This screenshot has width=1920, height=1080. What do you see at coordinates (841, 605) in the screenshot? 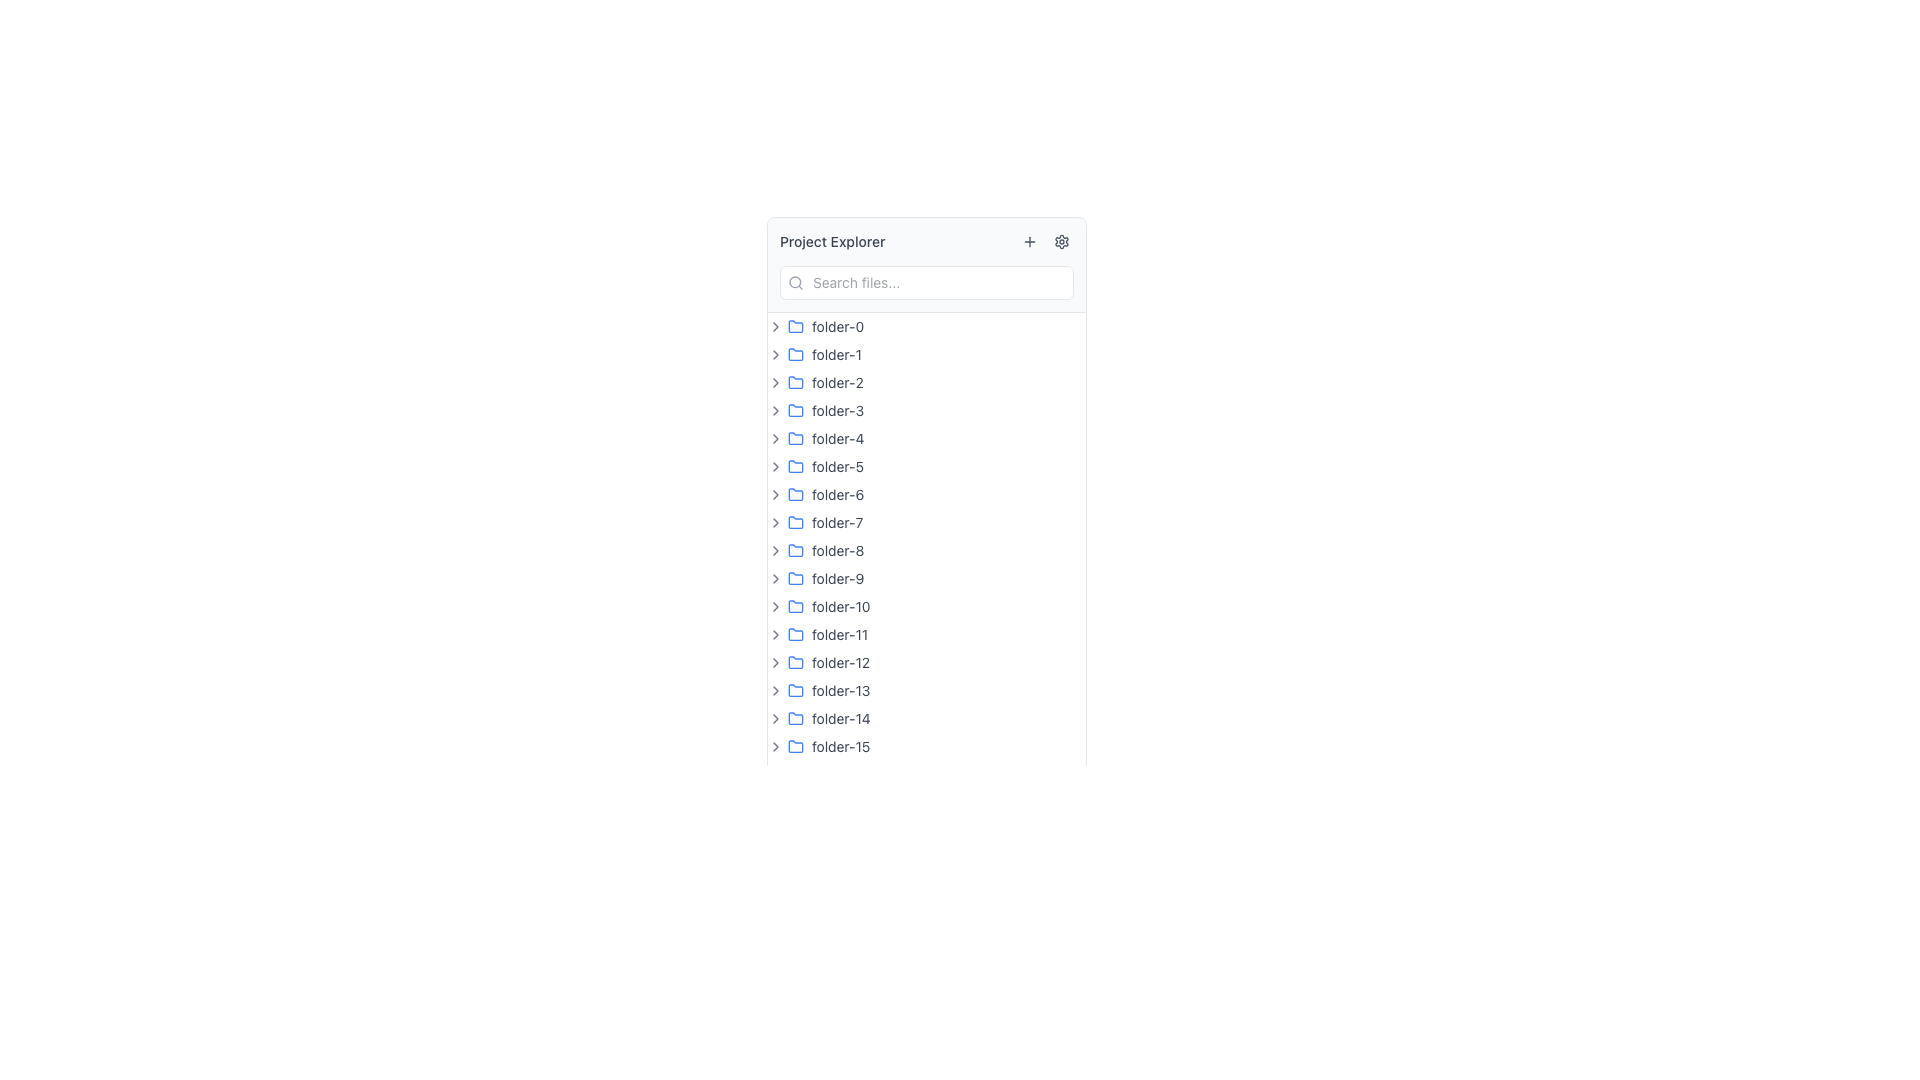
I see `the static text label representing the folder name, which is the eleventh entry in the project explorer interface, positioned between 'folder-9' and 'folder-11'` at bounding box center [841, 605].